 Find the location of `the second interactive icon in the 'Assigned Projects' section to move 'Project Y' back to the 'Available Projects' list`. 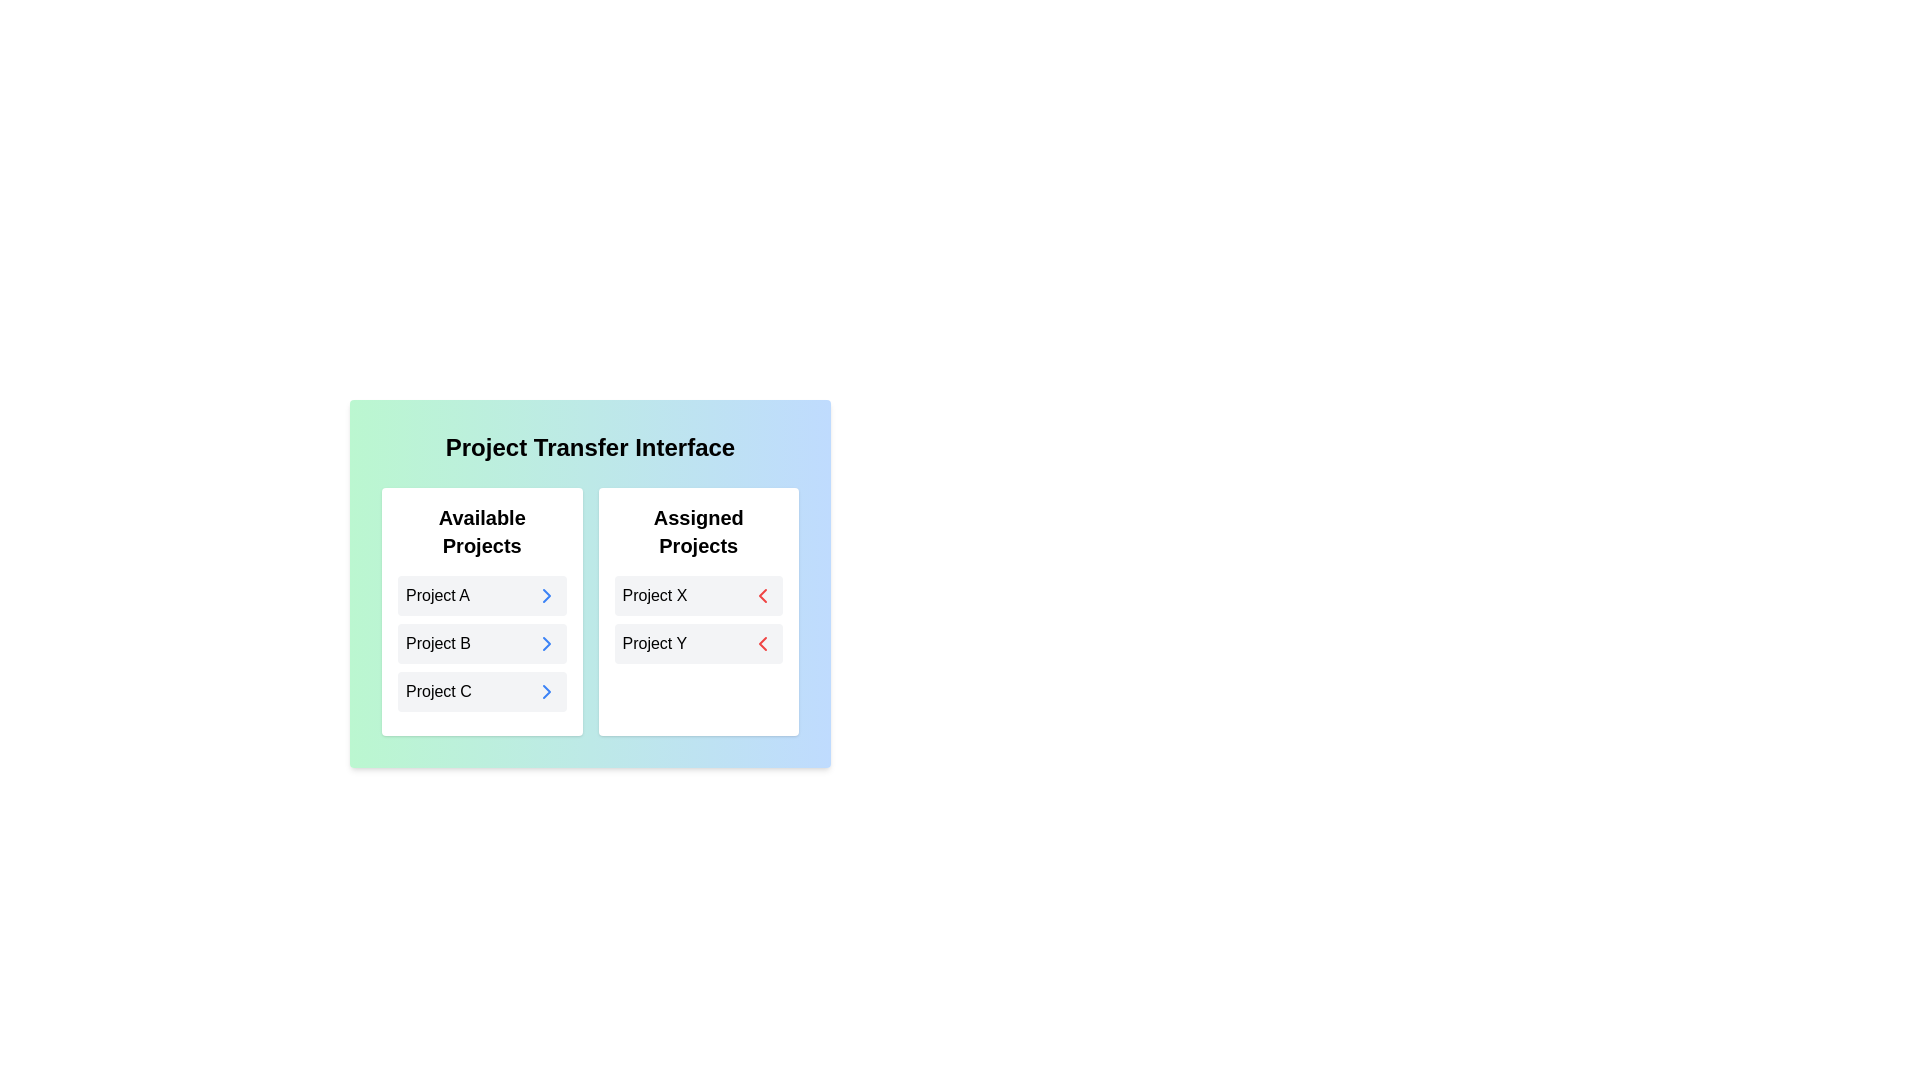

the second interactive icon in the 'Assigned Projects' section to move 'Project Y' back to the 'Available Projects' list is located at coordinates (762, 644).